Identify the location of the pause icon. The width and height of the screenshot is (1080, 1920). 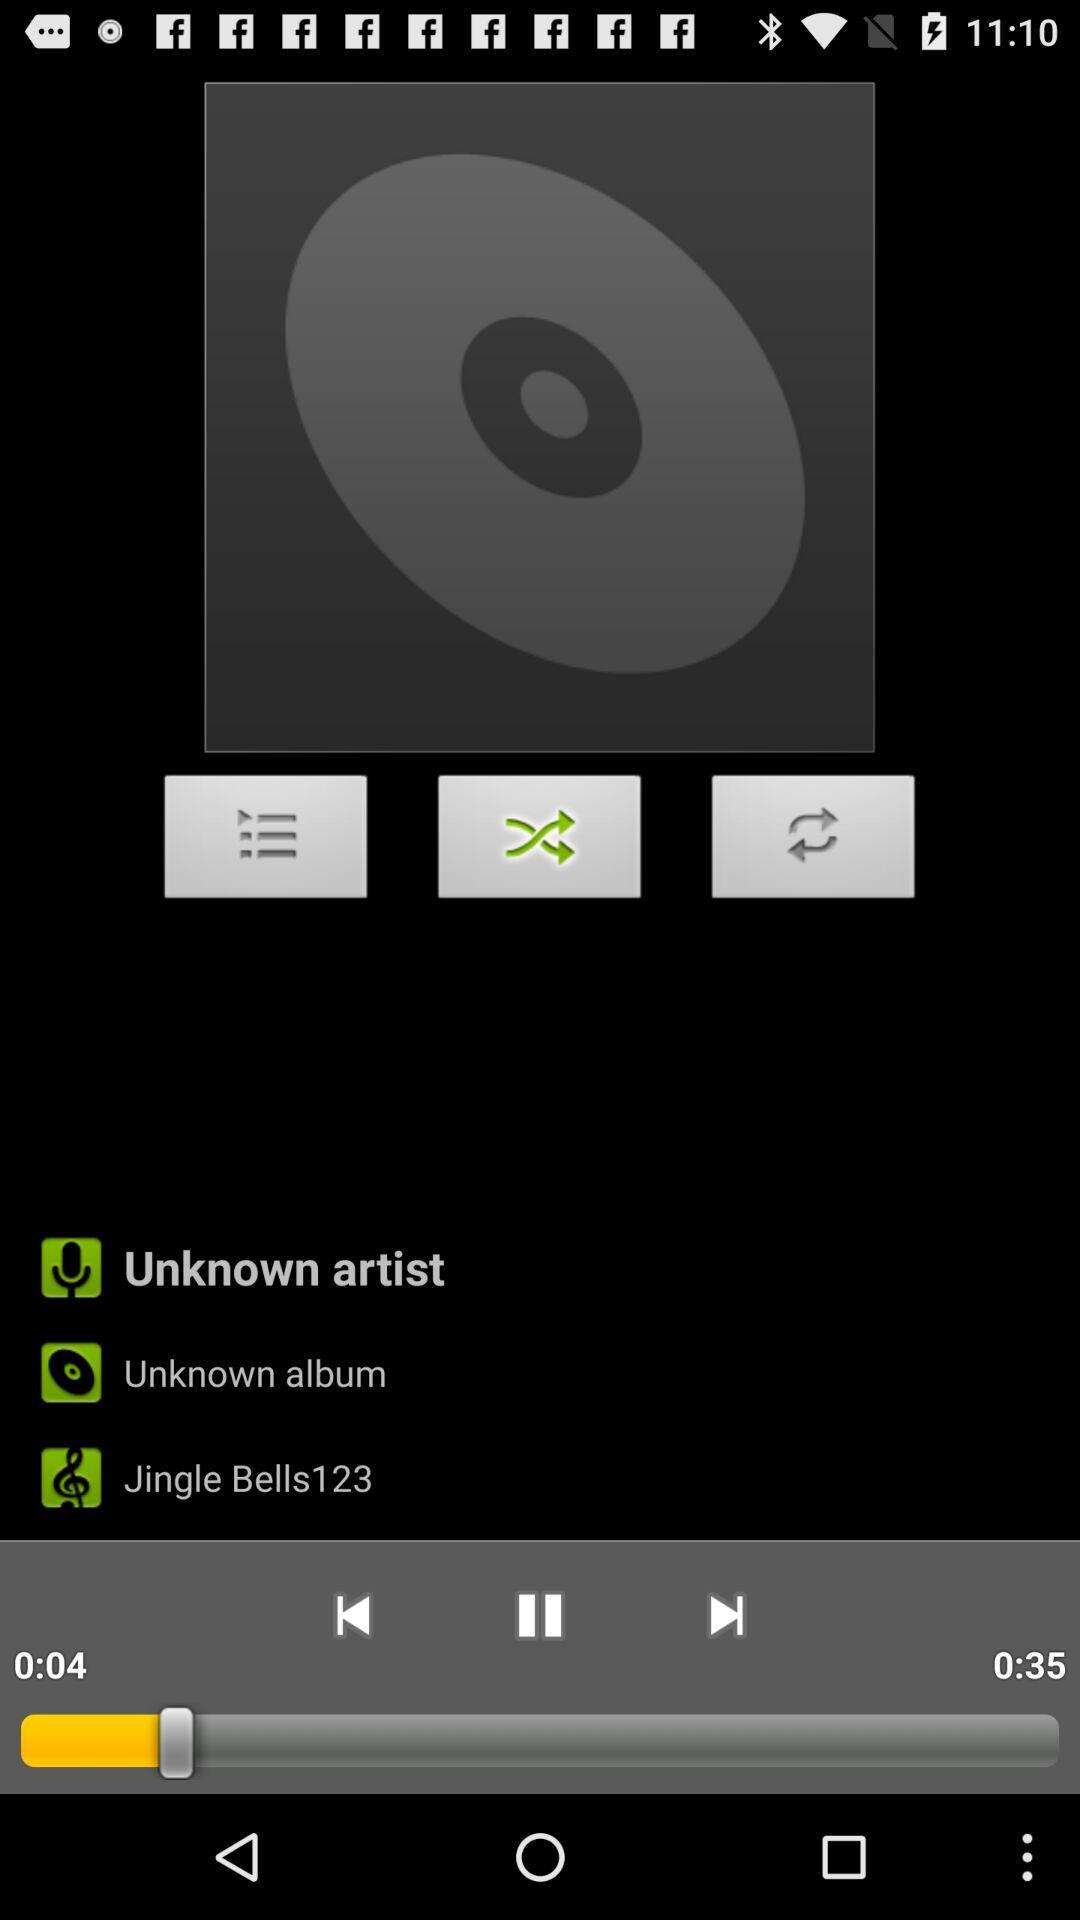
(538, 1727).